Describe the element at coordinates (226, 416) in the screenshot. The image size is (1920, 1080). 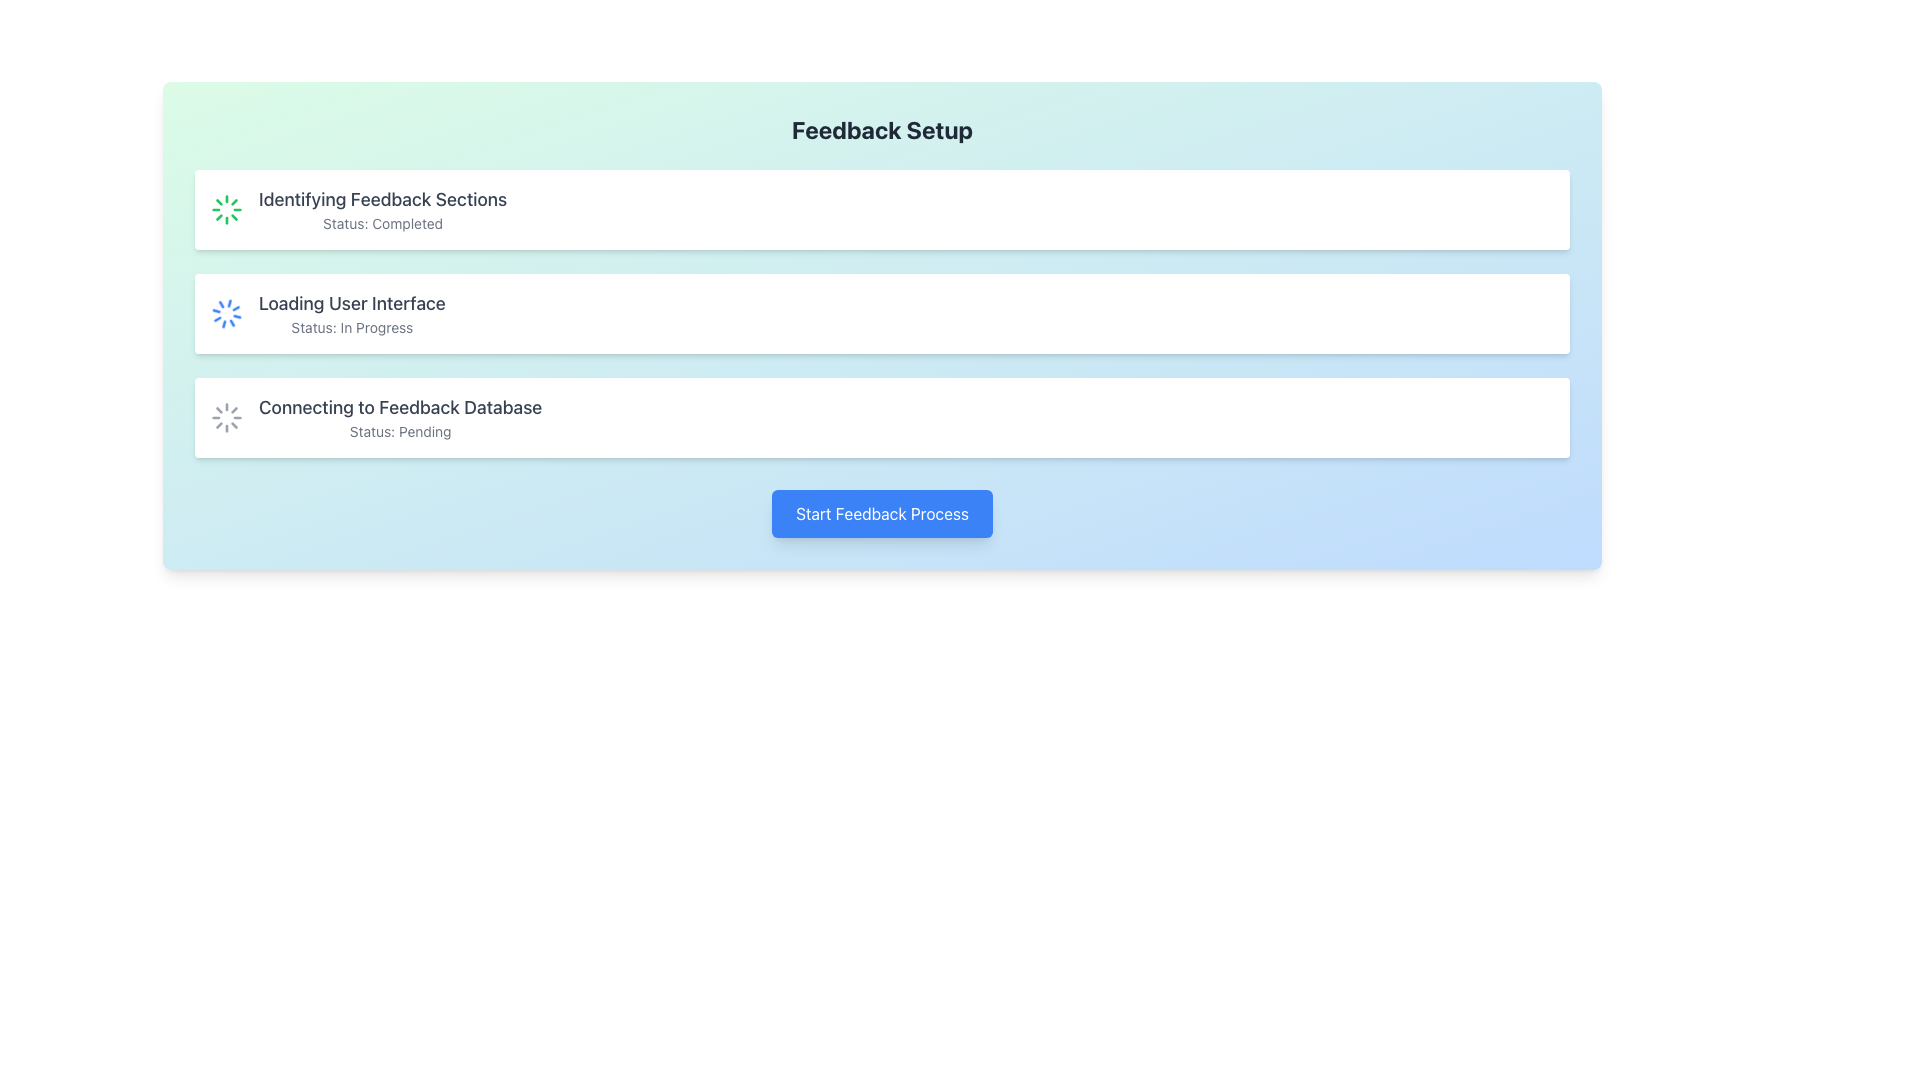
I see `the Spinner icon that indicates a loading state, located to the left of the text 'Connecting to Feedback Database.'` at that location.